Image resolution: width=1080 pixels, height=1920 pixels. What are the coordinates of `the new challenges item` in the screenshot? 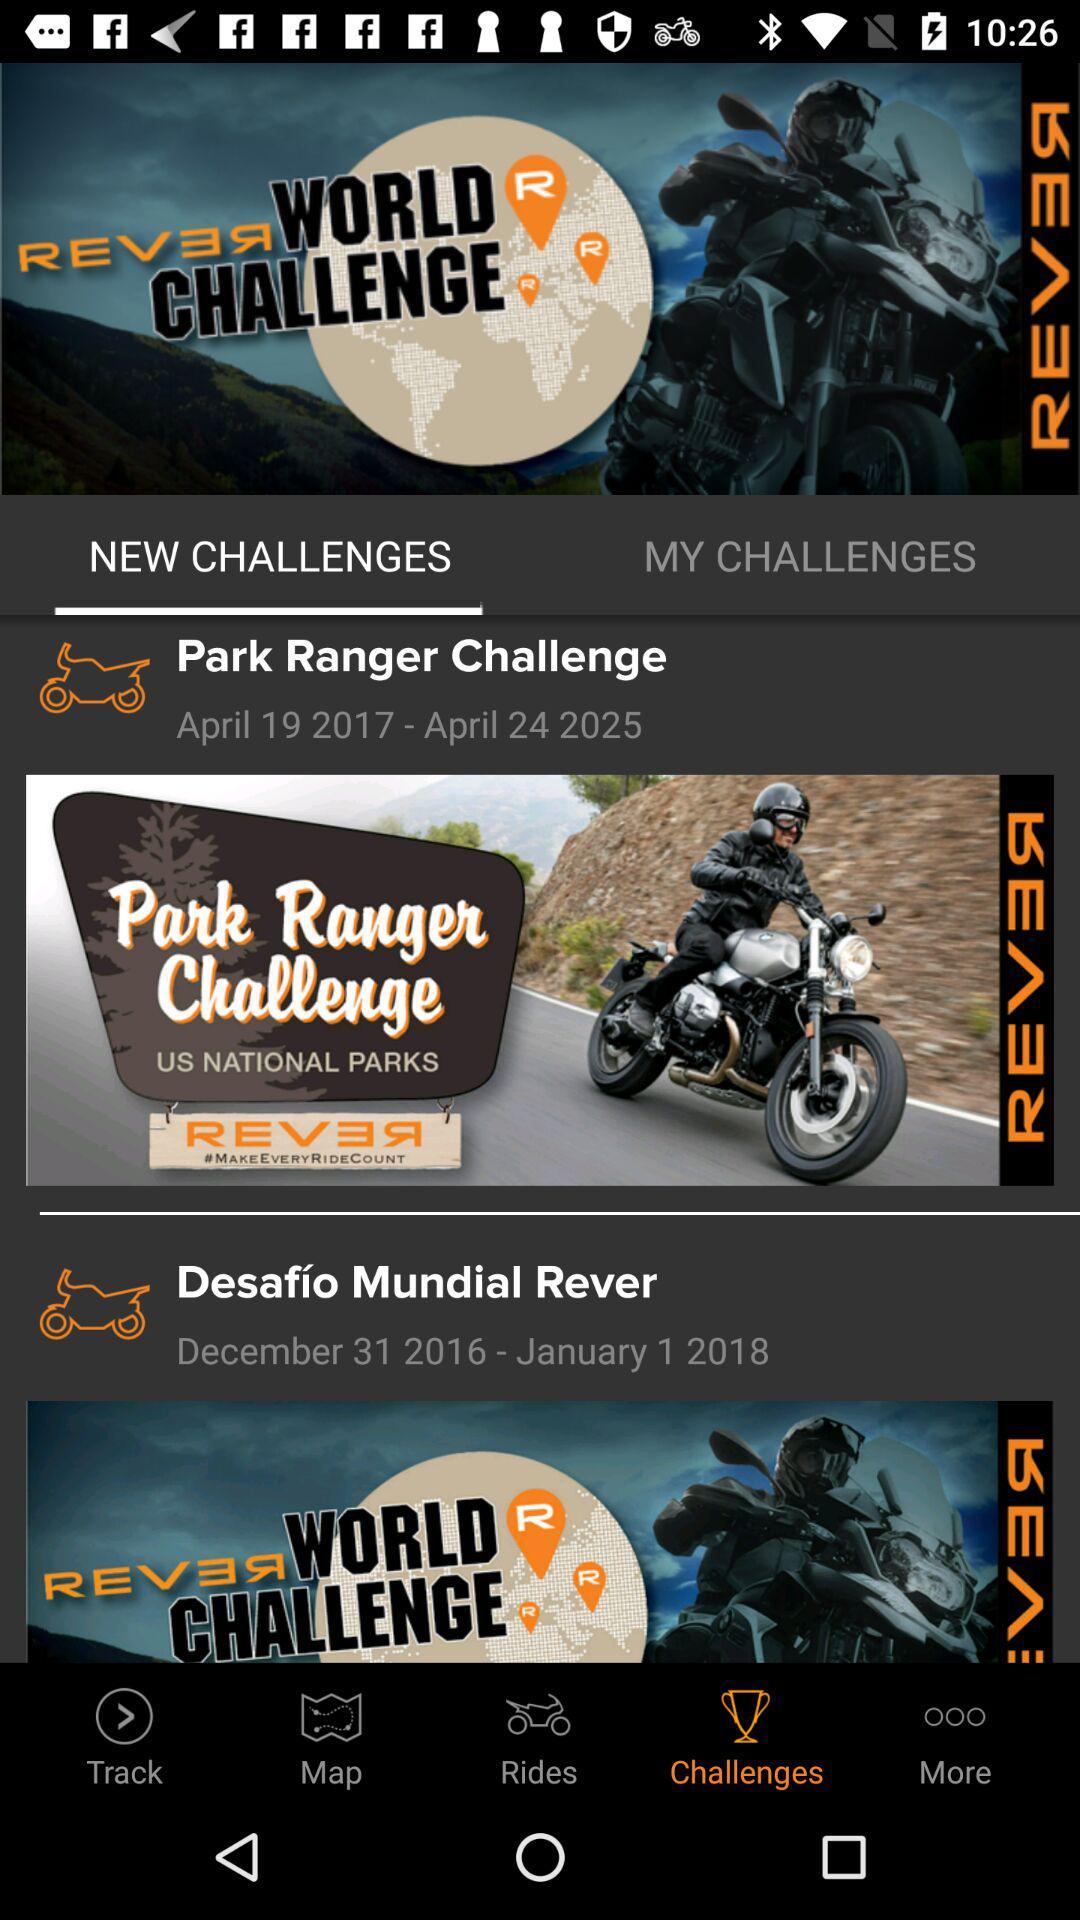 It's located at (270, 555).